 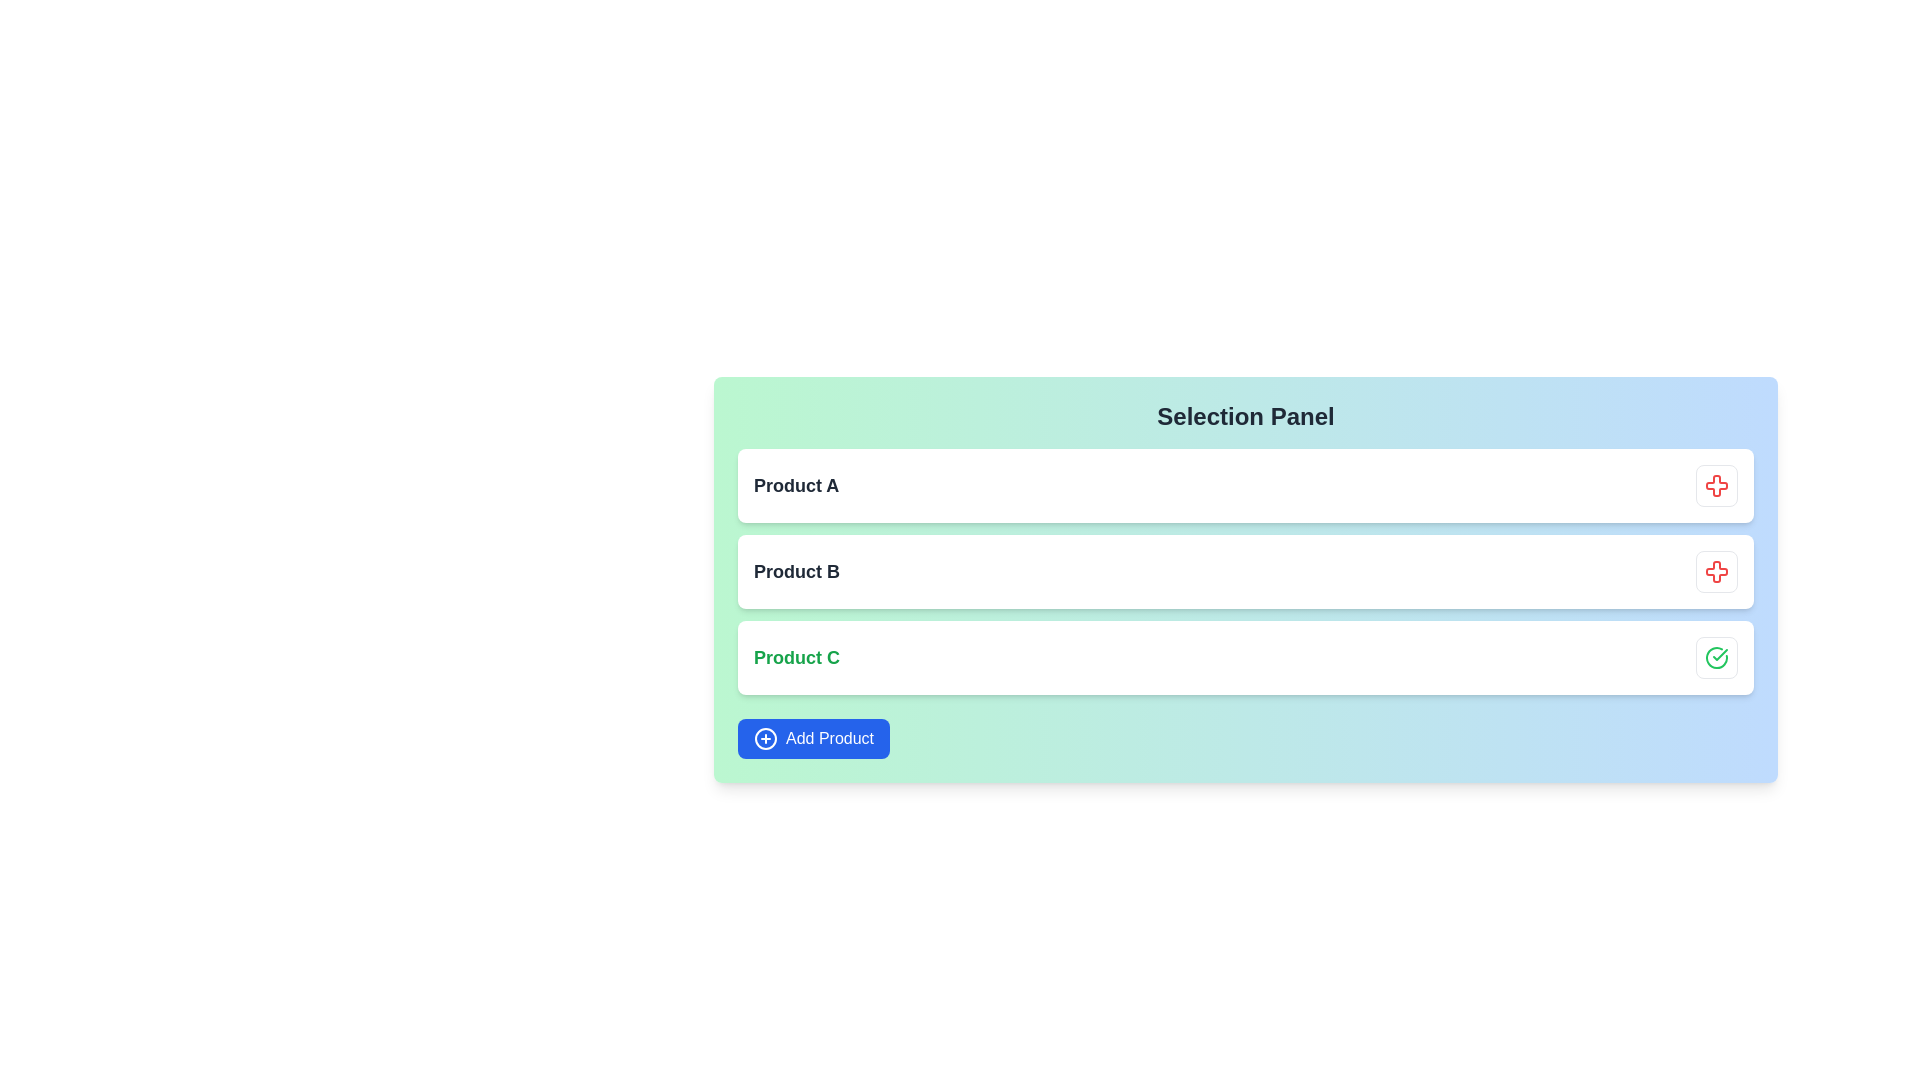 I want to click on the status conveyed by the green checkmark icon located in the rightmost section of the third list item labeled 'Product C', so click(x=1716, y=658).